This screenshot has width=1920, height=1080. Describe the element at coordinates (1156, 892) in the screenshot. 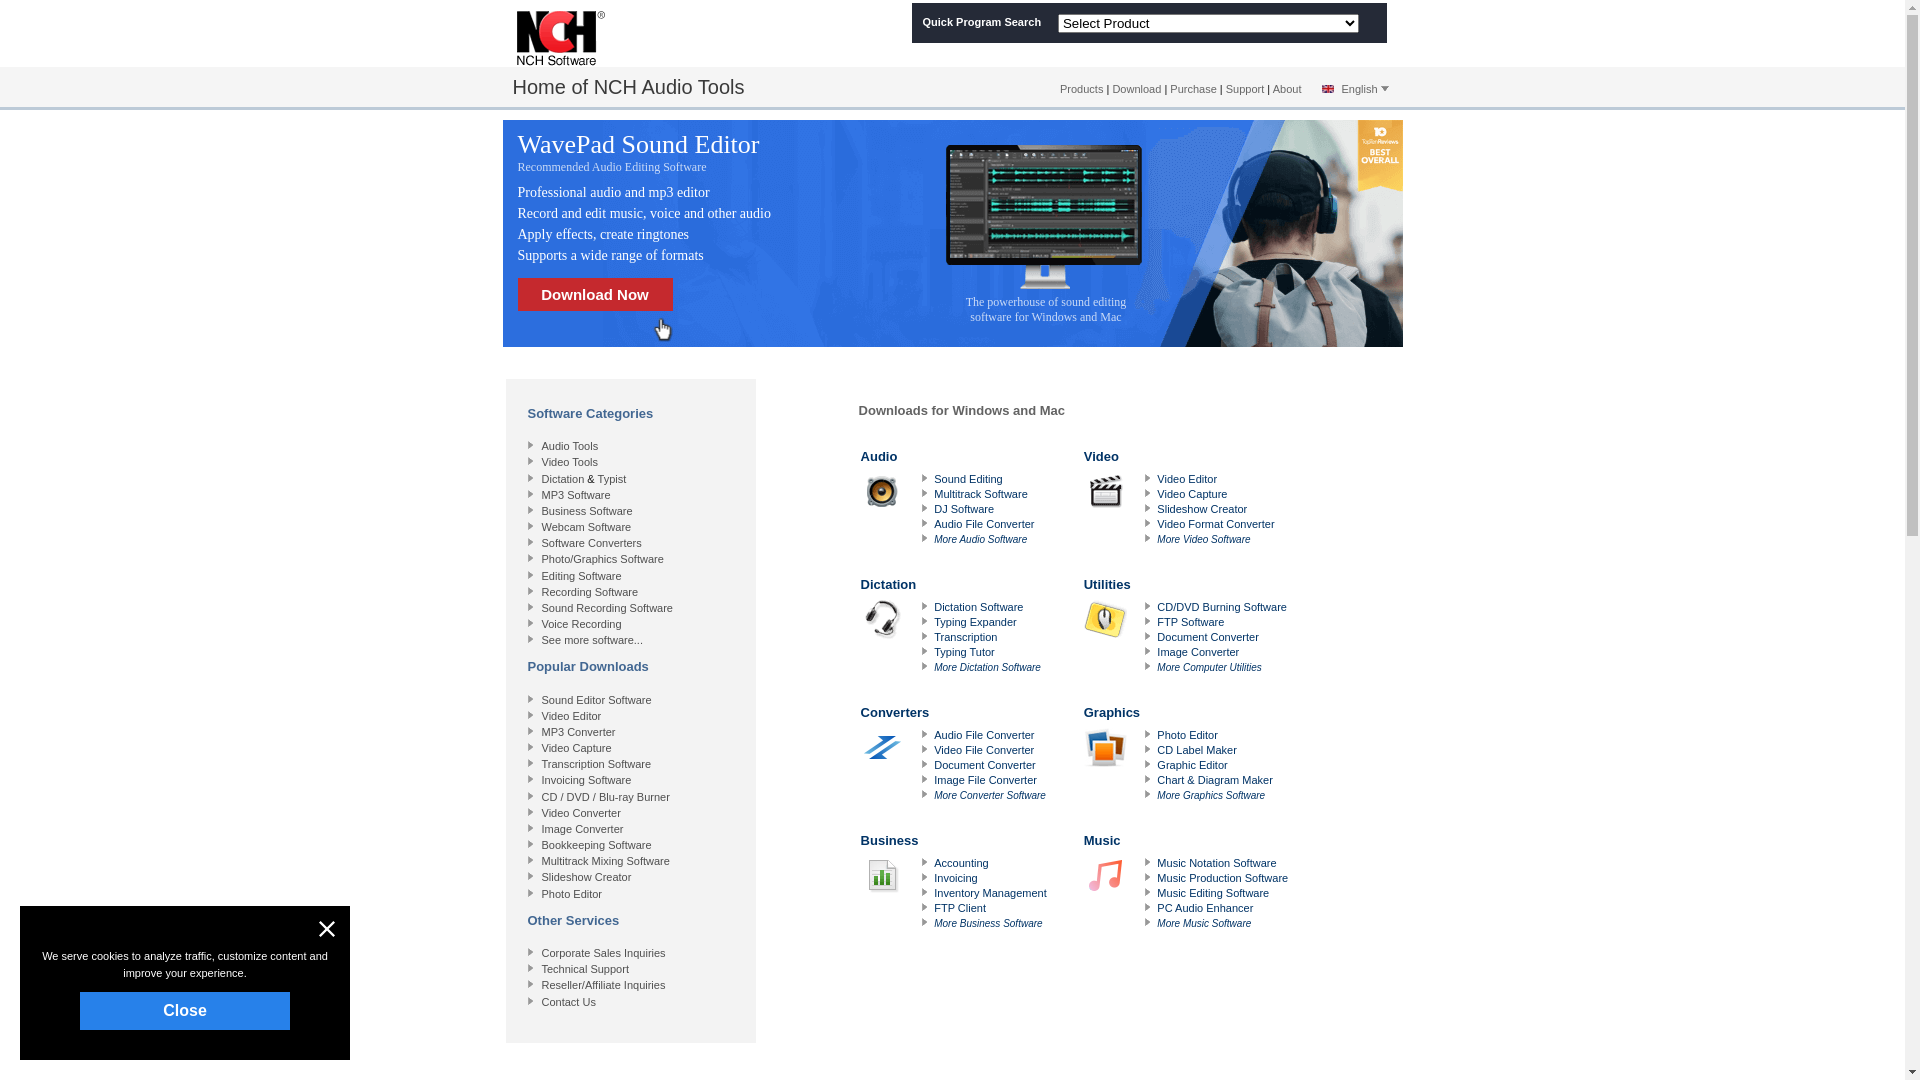

I see `'Music Editing Software'` at that location.